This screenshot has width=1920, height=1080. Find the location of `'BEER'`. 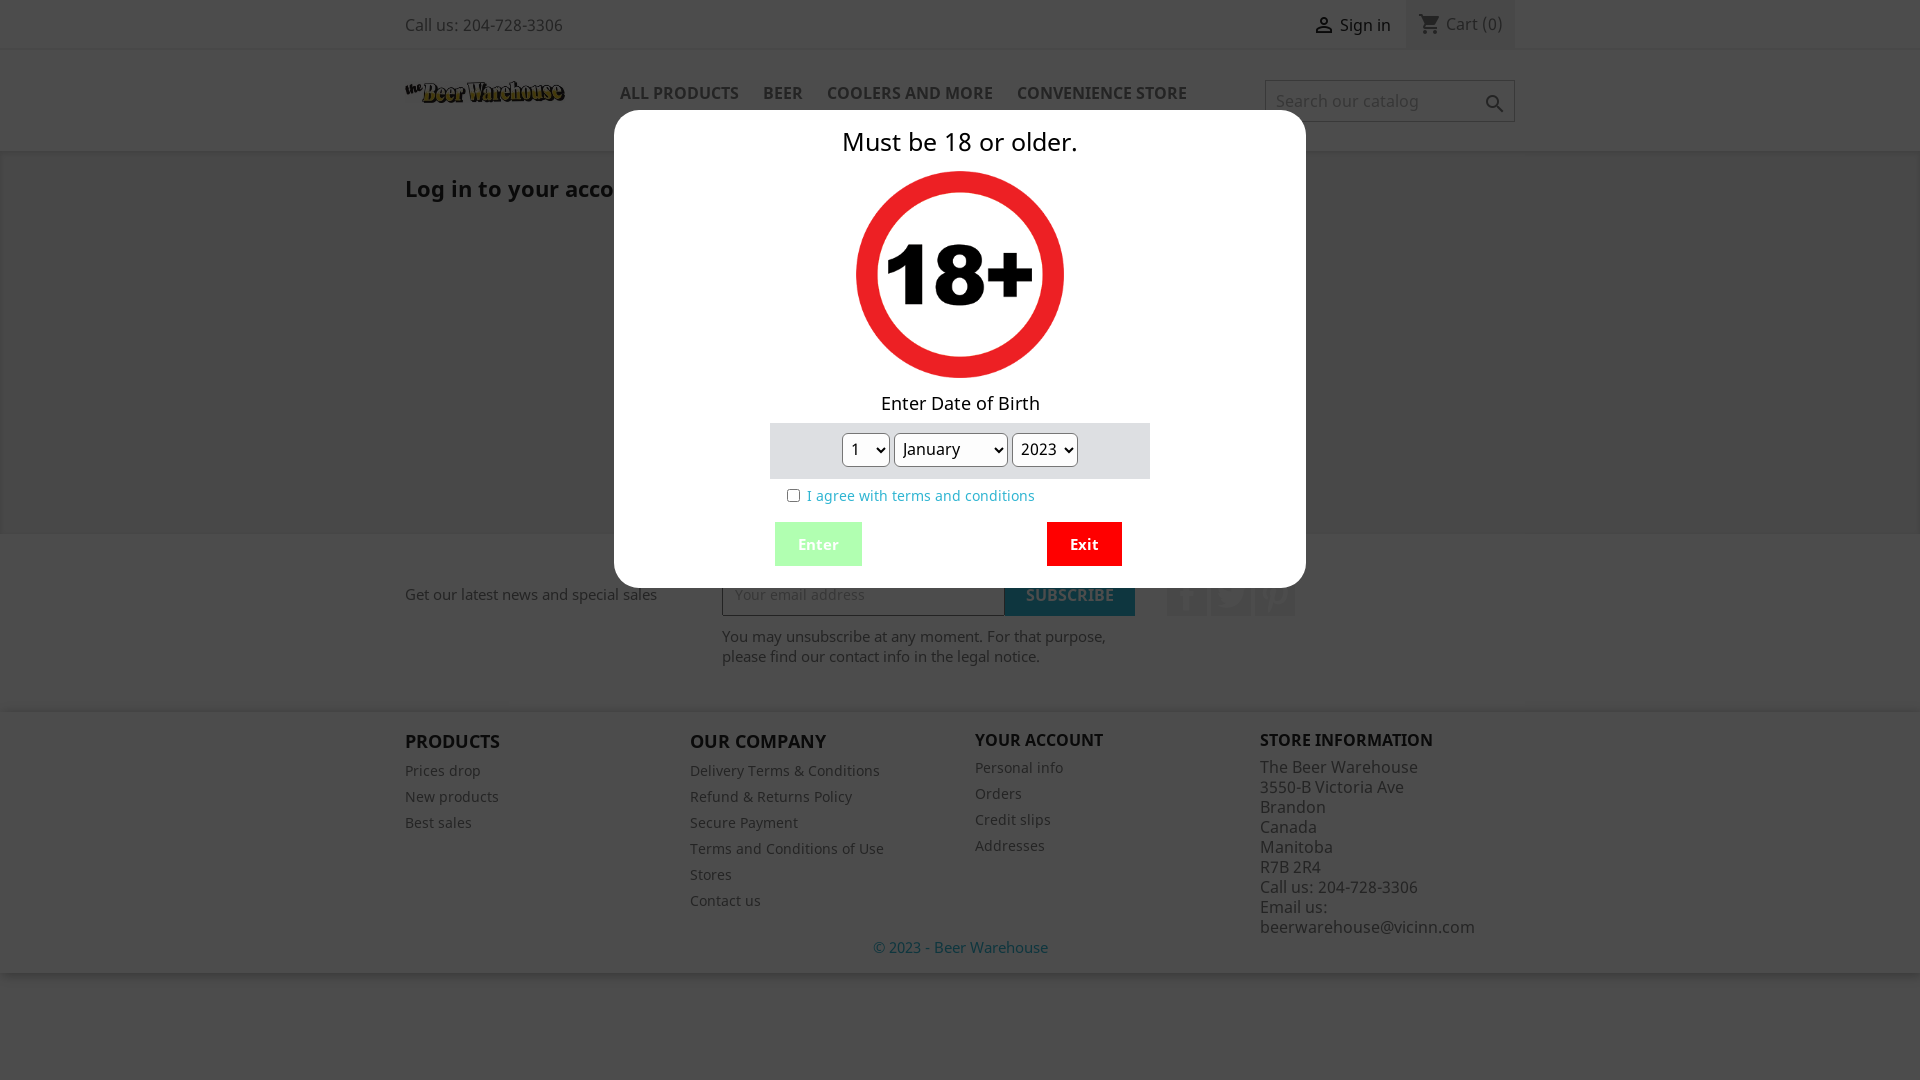

'BEER' is located at coordinates (752, 94).